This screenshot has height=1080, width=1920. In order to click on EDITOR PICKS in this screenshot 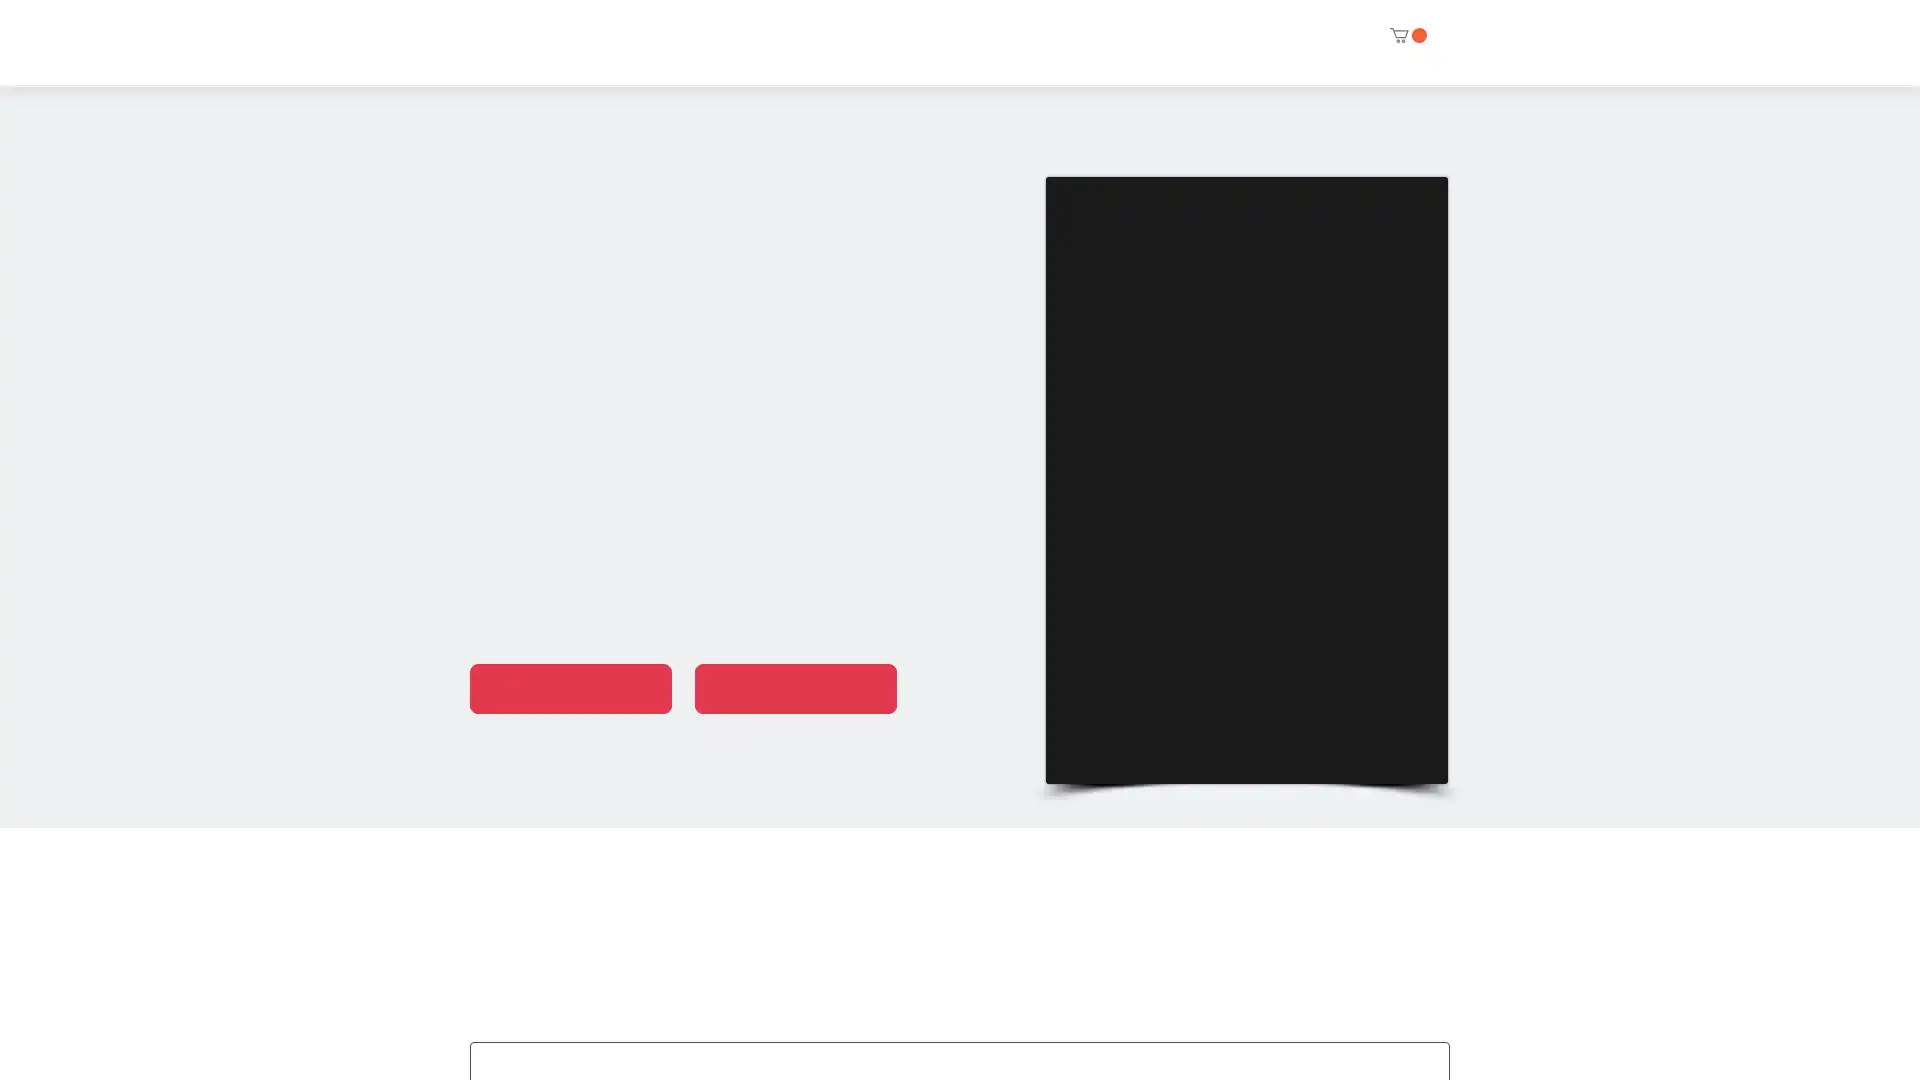, I will do `click(830, 998)`.